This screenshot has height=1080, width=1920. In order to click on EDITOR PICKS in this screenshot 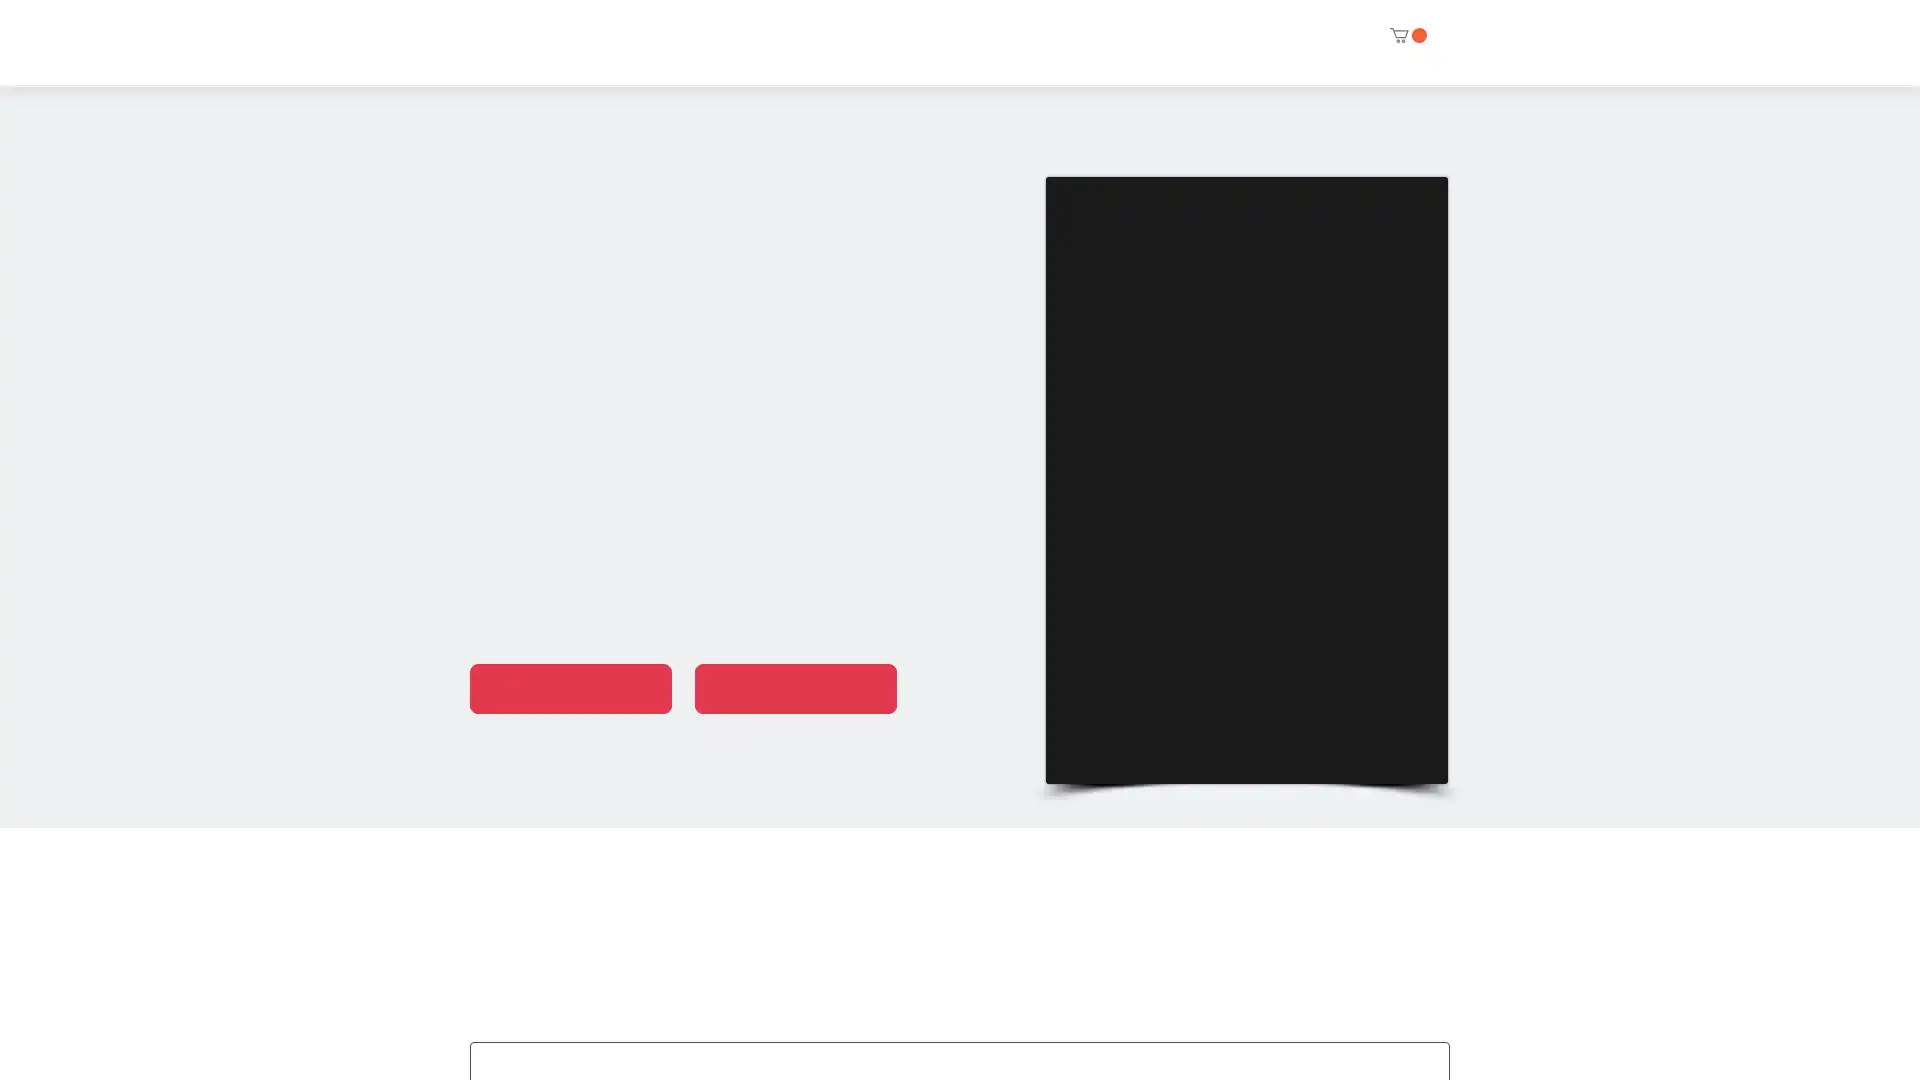, I will do `click(830, 998)`.